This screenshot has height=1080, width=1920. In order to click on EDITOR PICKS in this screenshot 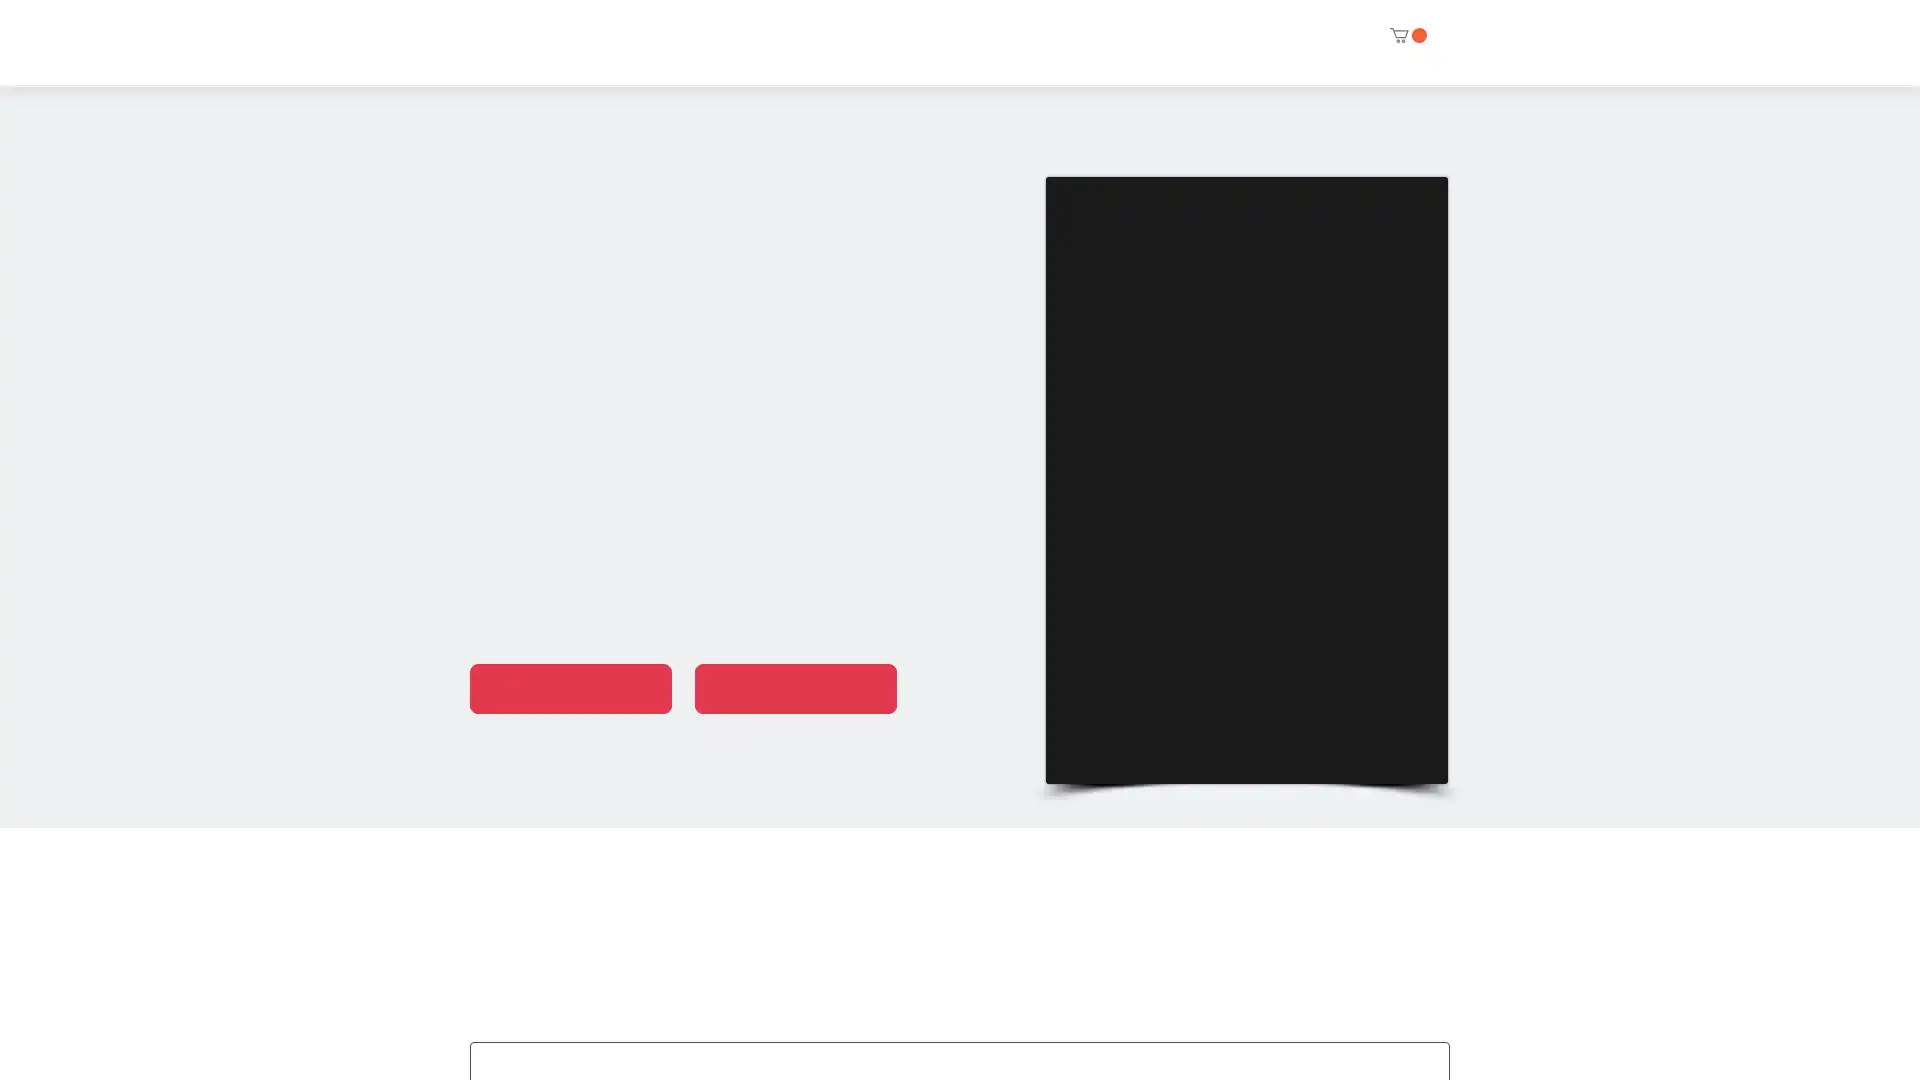, I will do `click(830, 998)`.